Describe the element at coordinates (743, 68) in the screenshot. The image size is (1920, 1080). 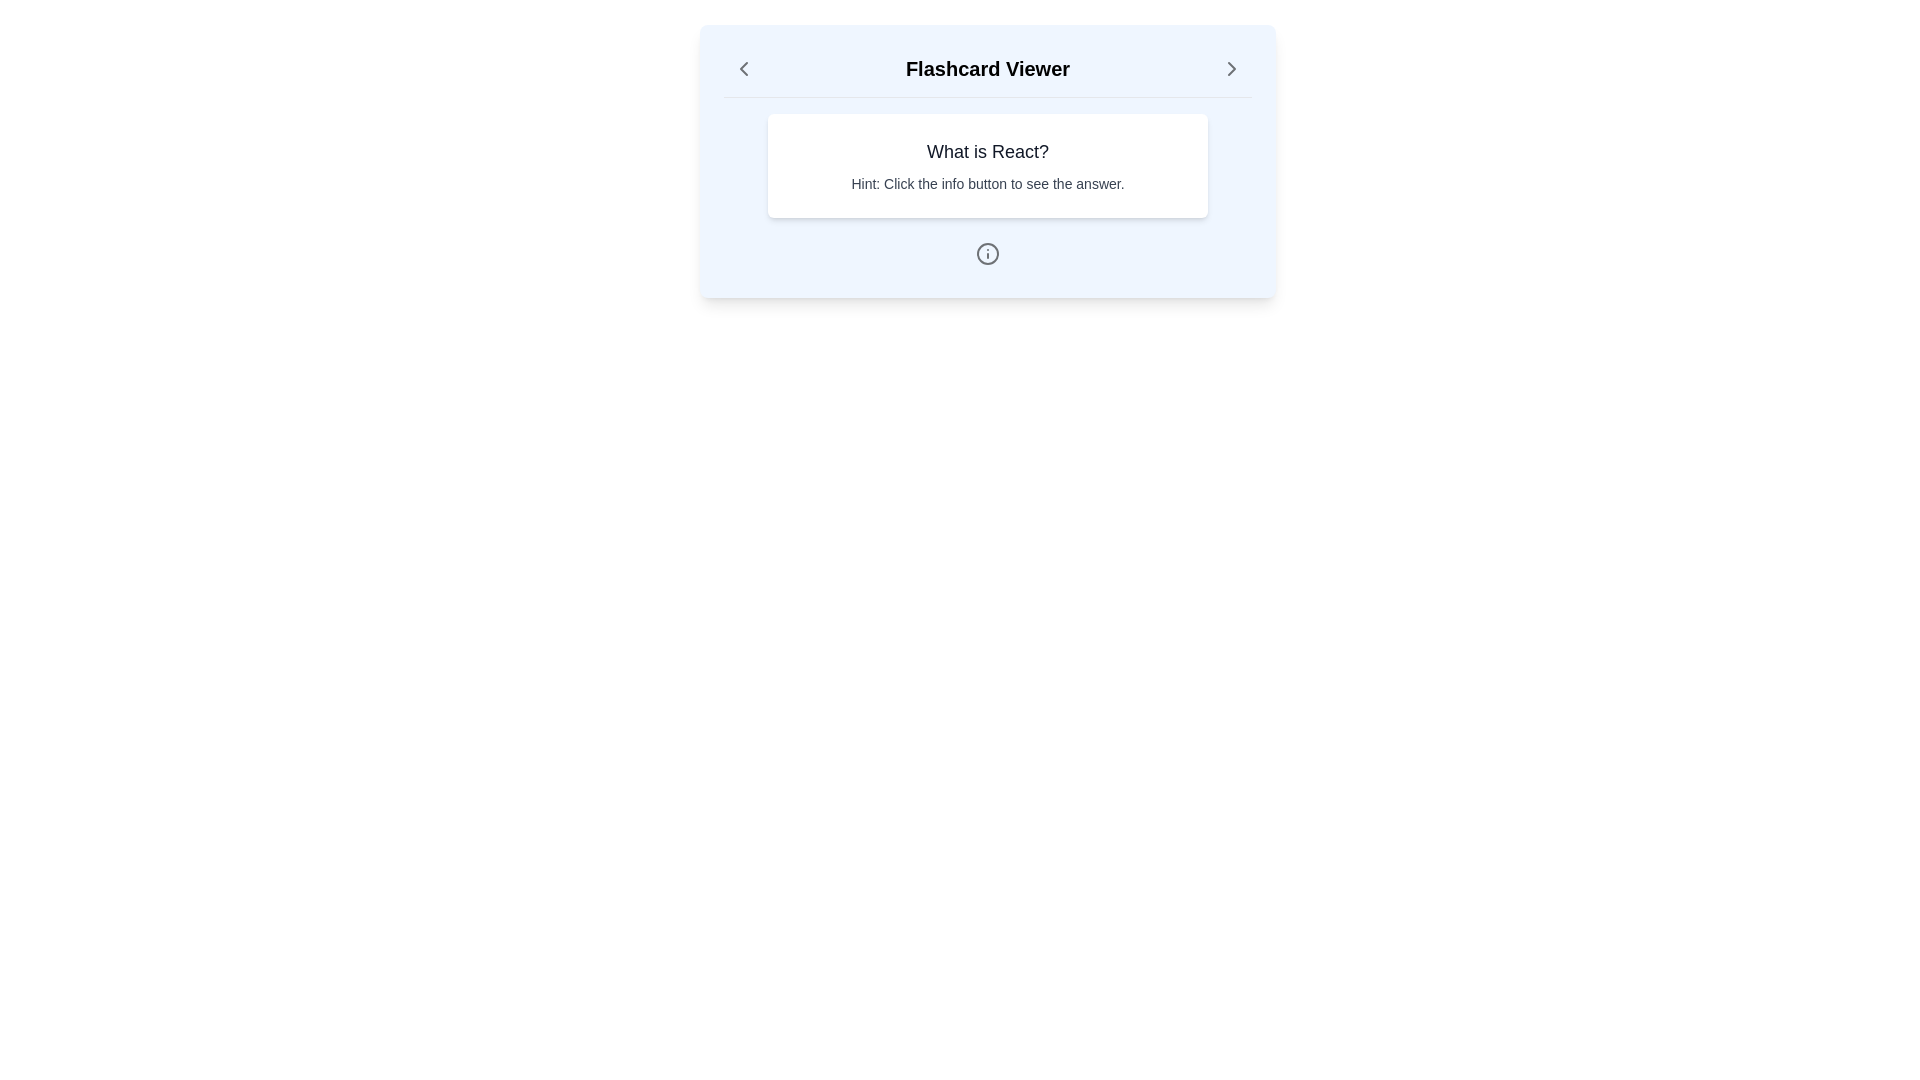
I see `the left-pointing arrow icon located within the button at the top left corner of the Flashcard Viewer` at that location.